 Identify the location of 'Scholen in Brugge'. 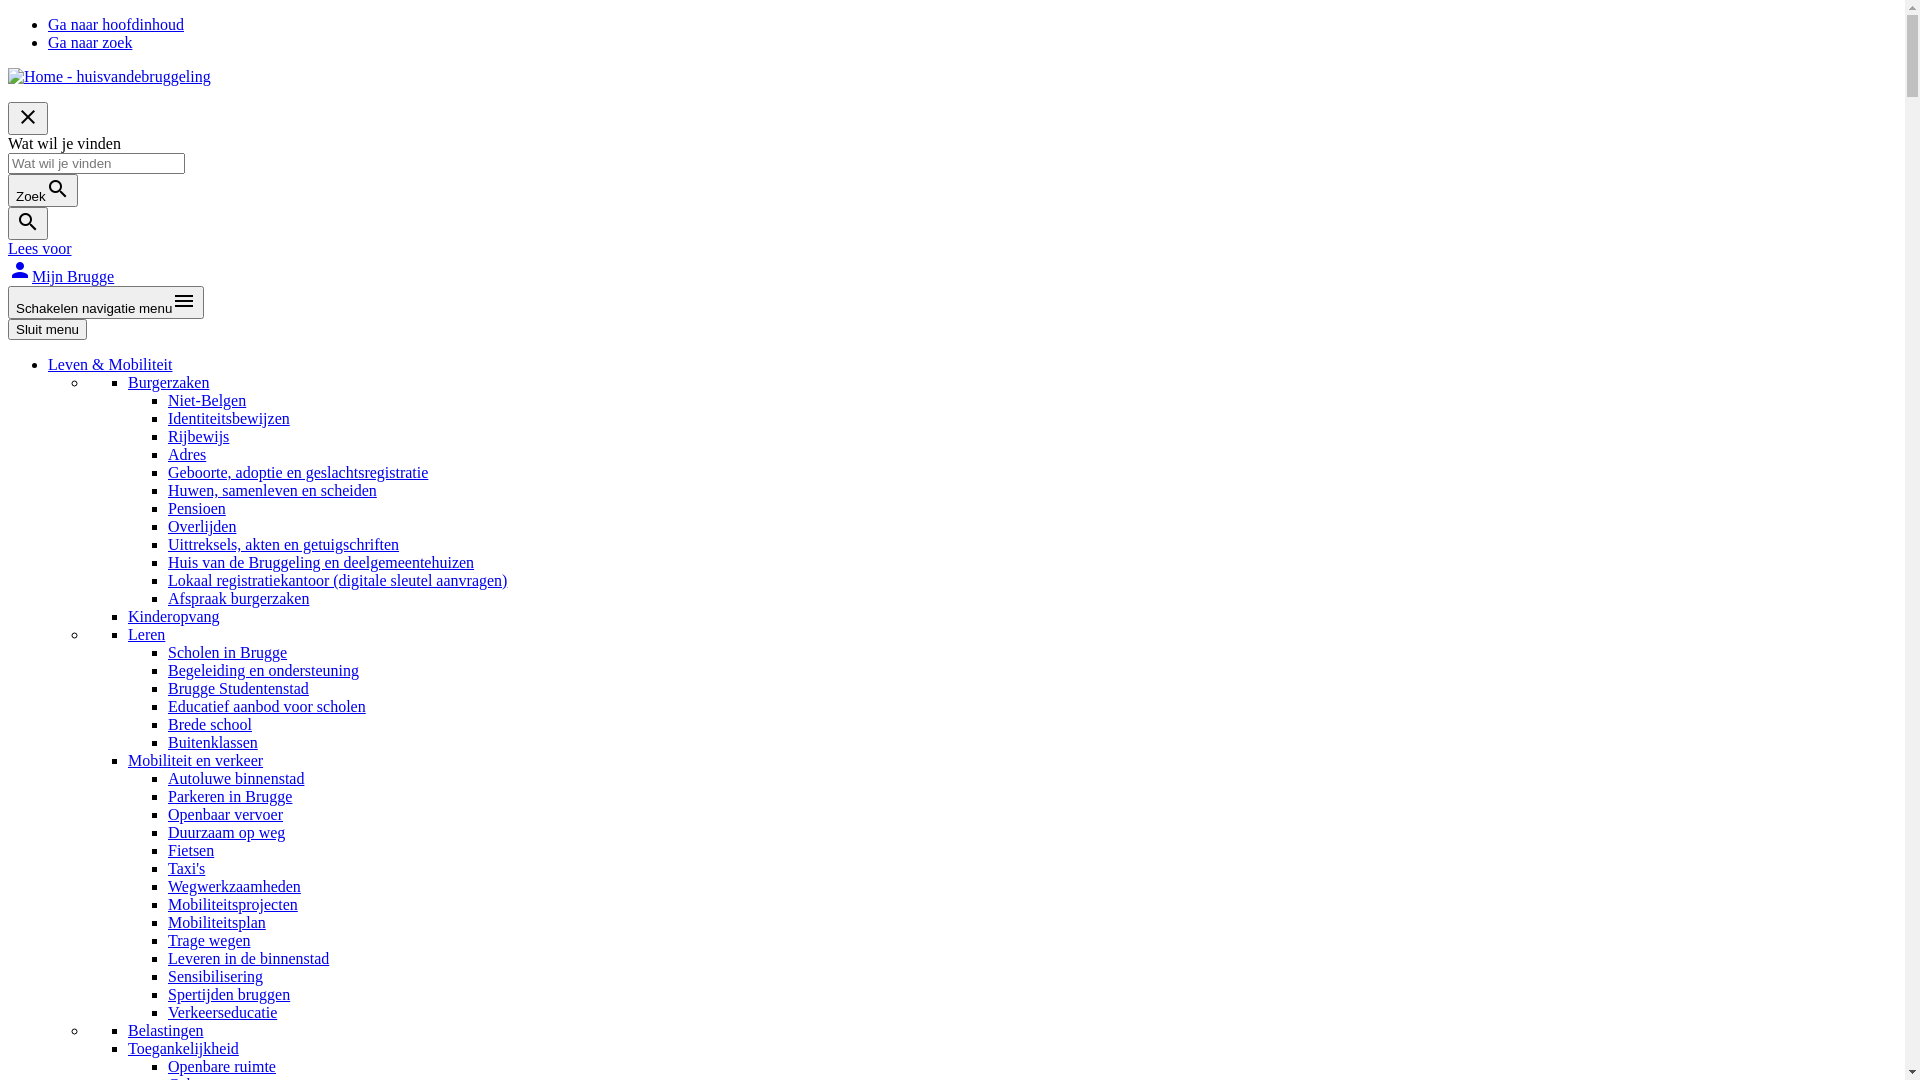
(227, 652).